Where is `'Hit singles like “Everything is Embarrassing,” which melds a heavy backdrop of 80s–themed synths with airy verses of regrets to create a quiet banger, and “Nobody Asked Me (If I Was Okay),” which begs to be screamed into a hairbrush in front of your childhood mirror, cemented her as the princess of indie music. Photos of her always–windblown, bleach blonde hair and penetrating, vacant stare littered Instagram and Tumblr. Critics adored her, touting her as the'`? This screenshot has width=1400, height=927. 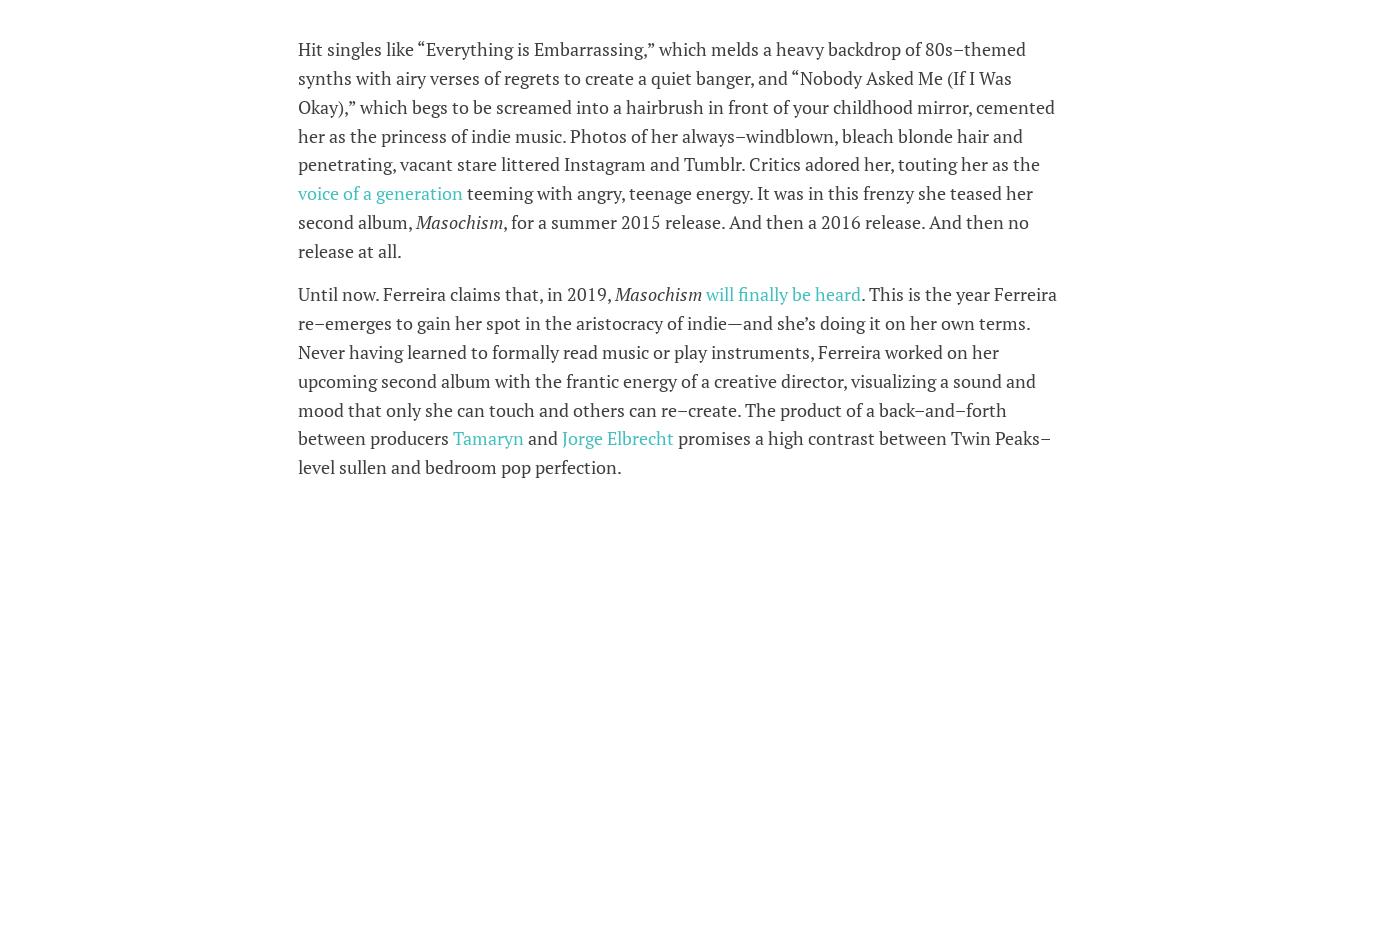 'Hit singles like “Everything is Embarrassing,” which melds a heavy backdrop of 80s–themed synths with airy verses of regrets to create a quiet banger, and “Nobody Asked Me (If I Was Okay),” which begs to be screamed into a hairbrush in front of your childhood mirror, cemented her as the princess of indie music. Photos of her always–windblown, bleach blonde hair and penetrating, vacant stare littered Instagram and Tumblr. Critics adored her, touting her as the' is located at coordinates (675, 105).